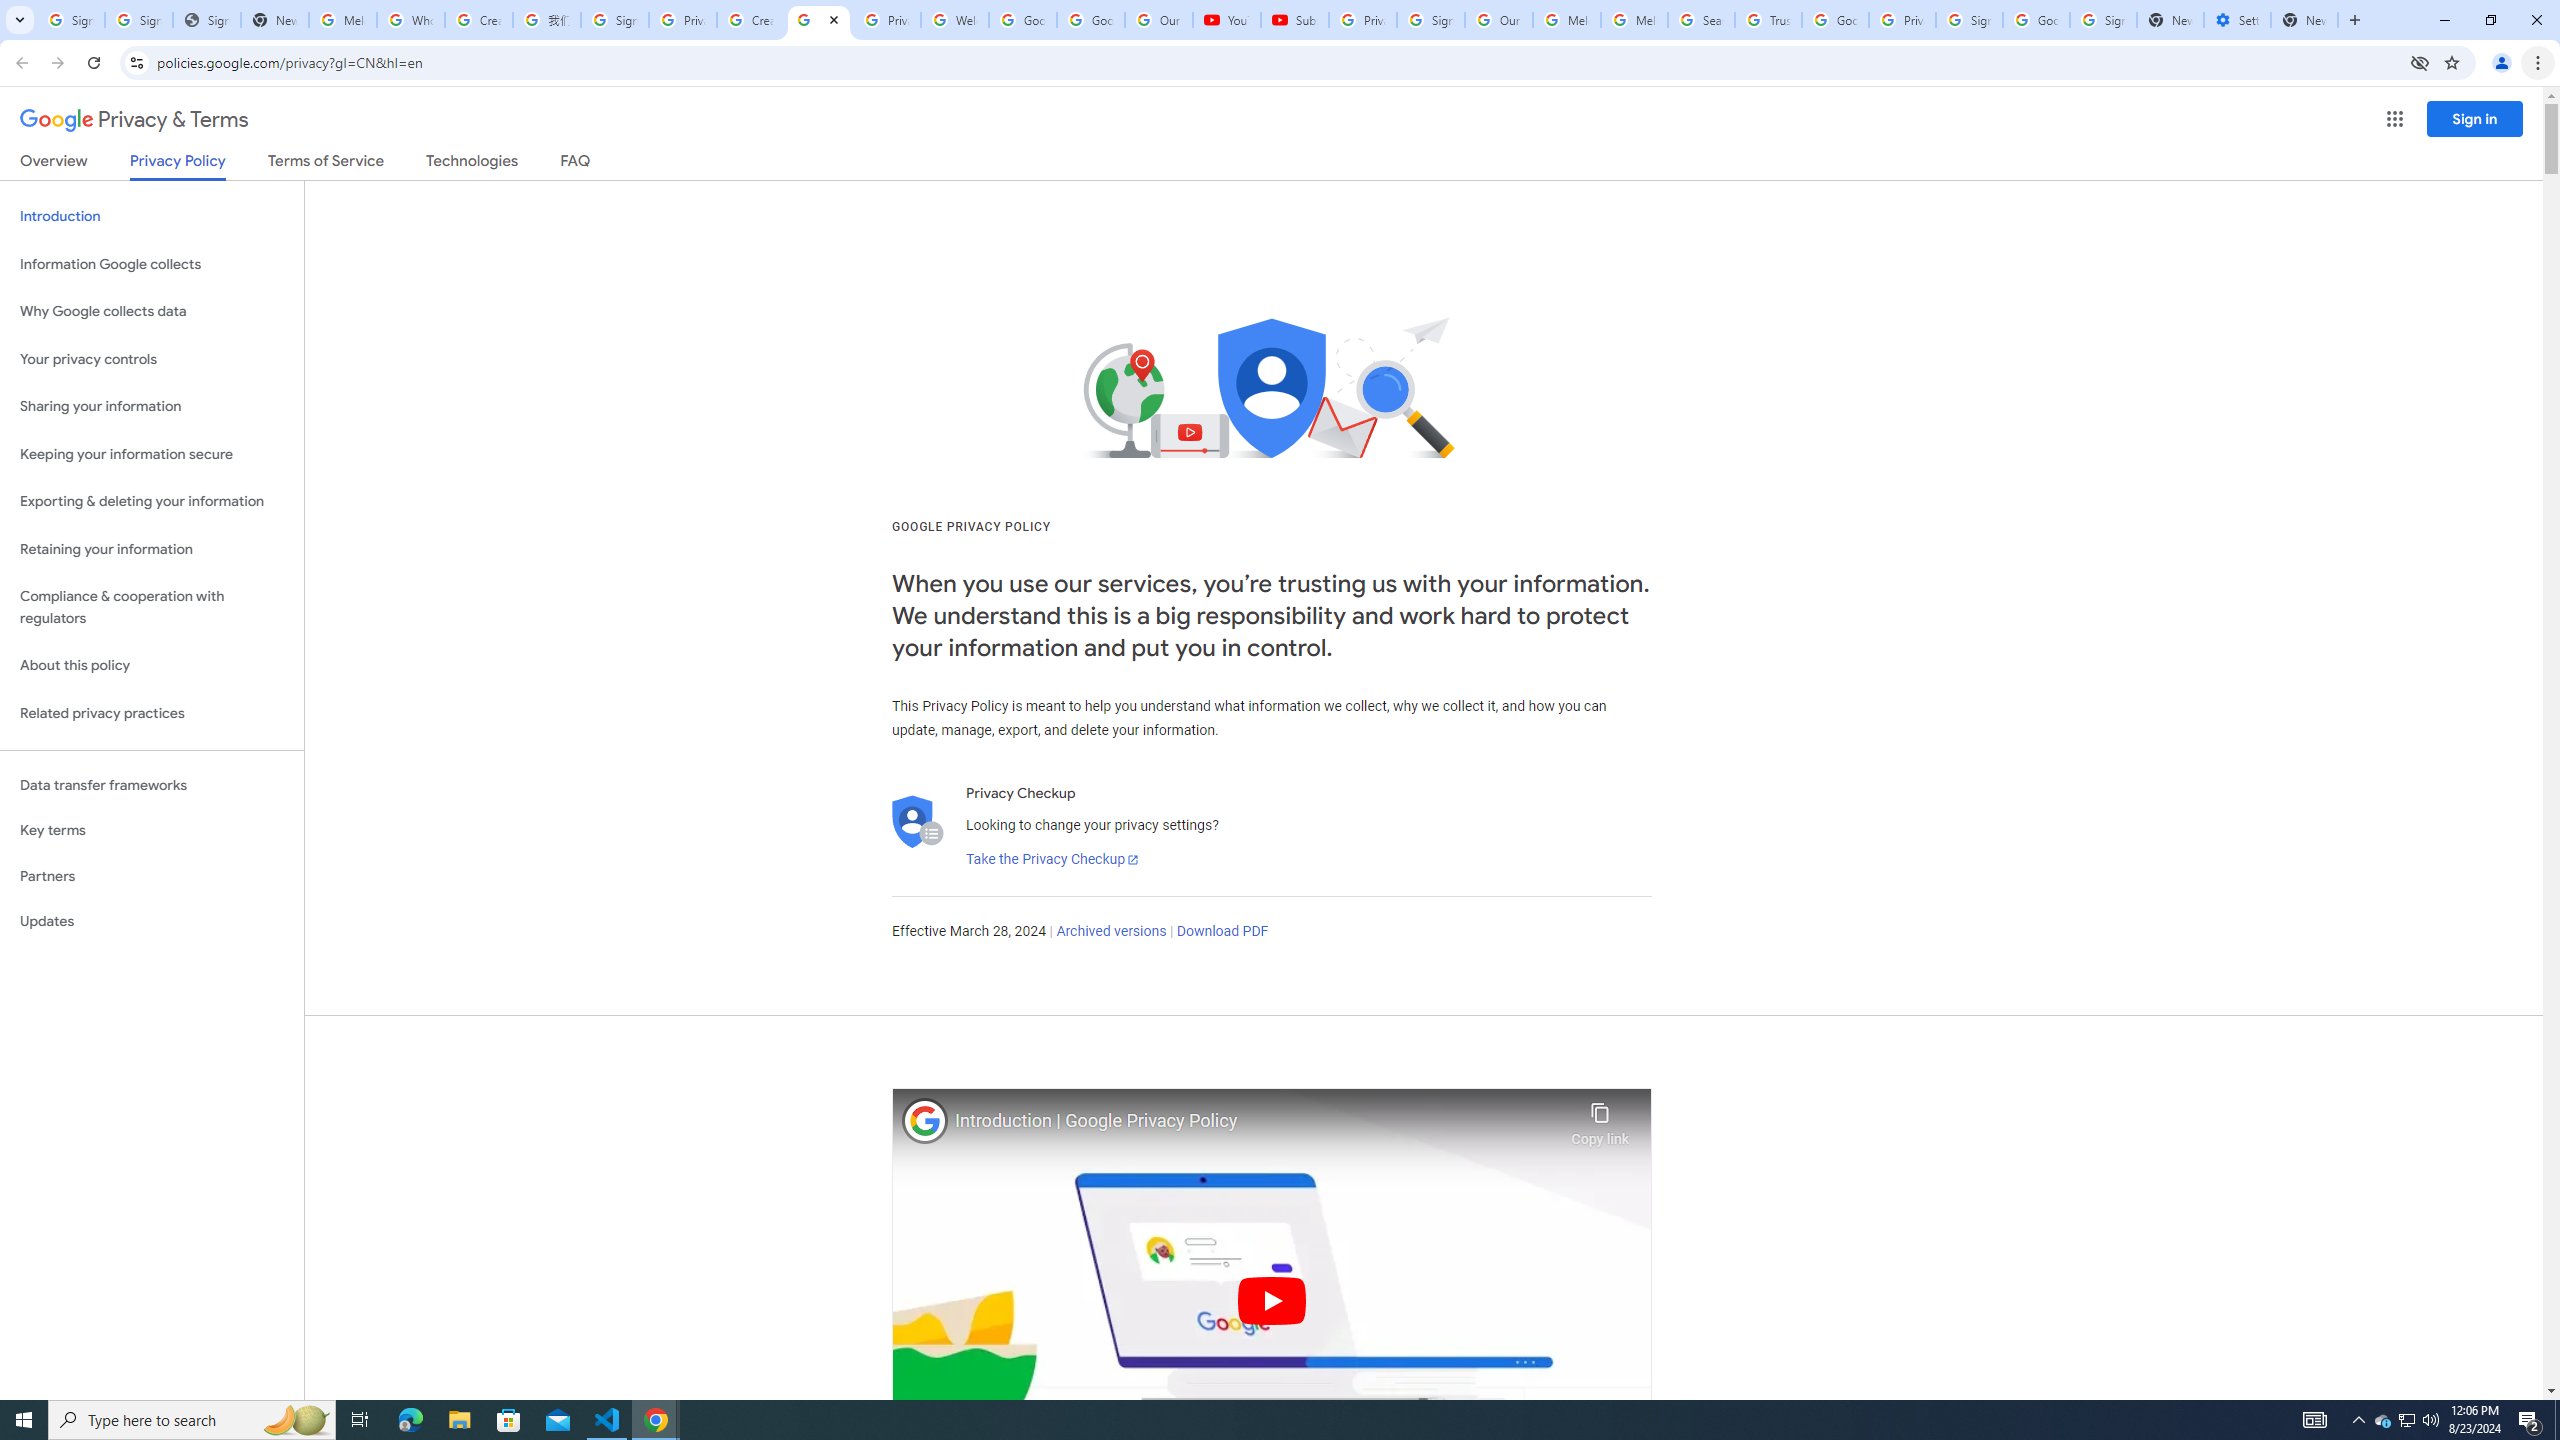  I want to click on 'Google Ads - Sign in', so click(1834, 19).